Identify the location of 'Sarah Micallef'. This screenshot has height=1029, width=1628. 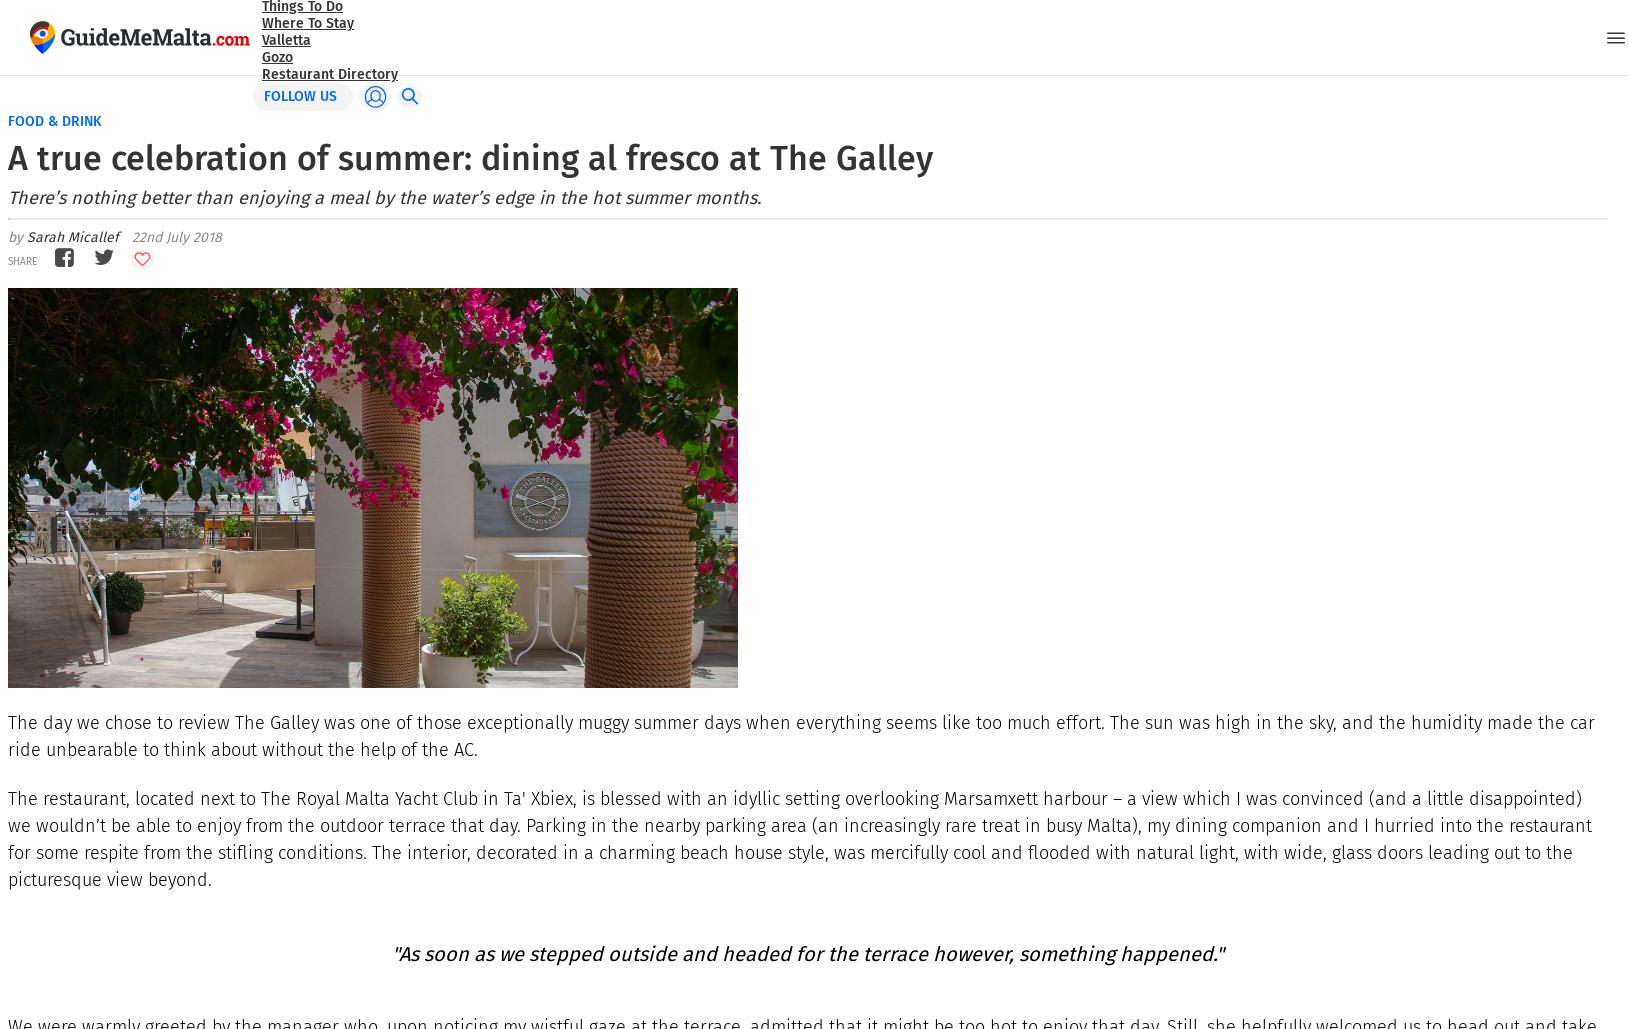
(74, 236).